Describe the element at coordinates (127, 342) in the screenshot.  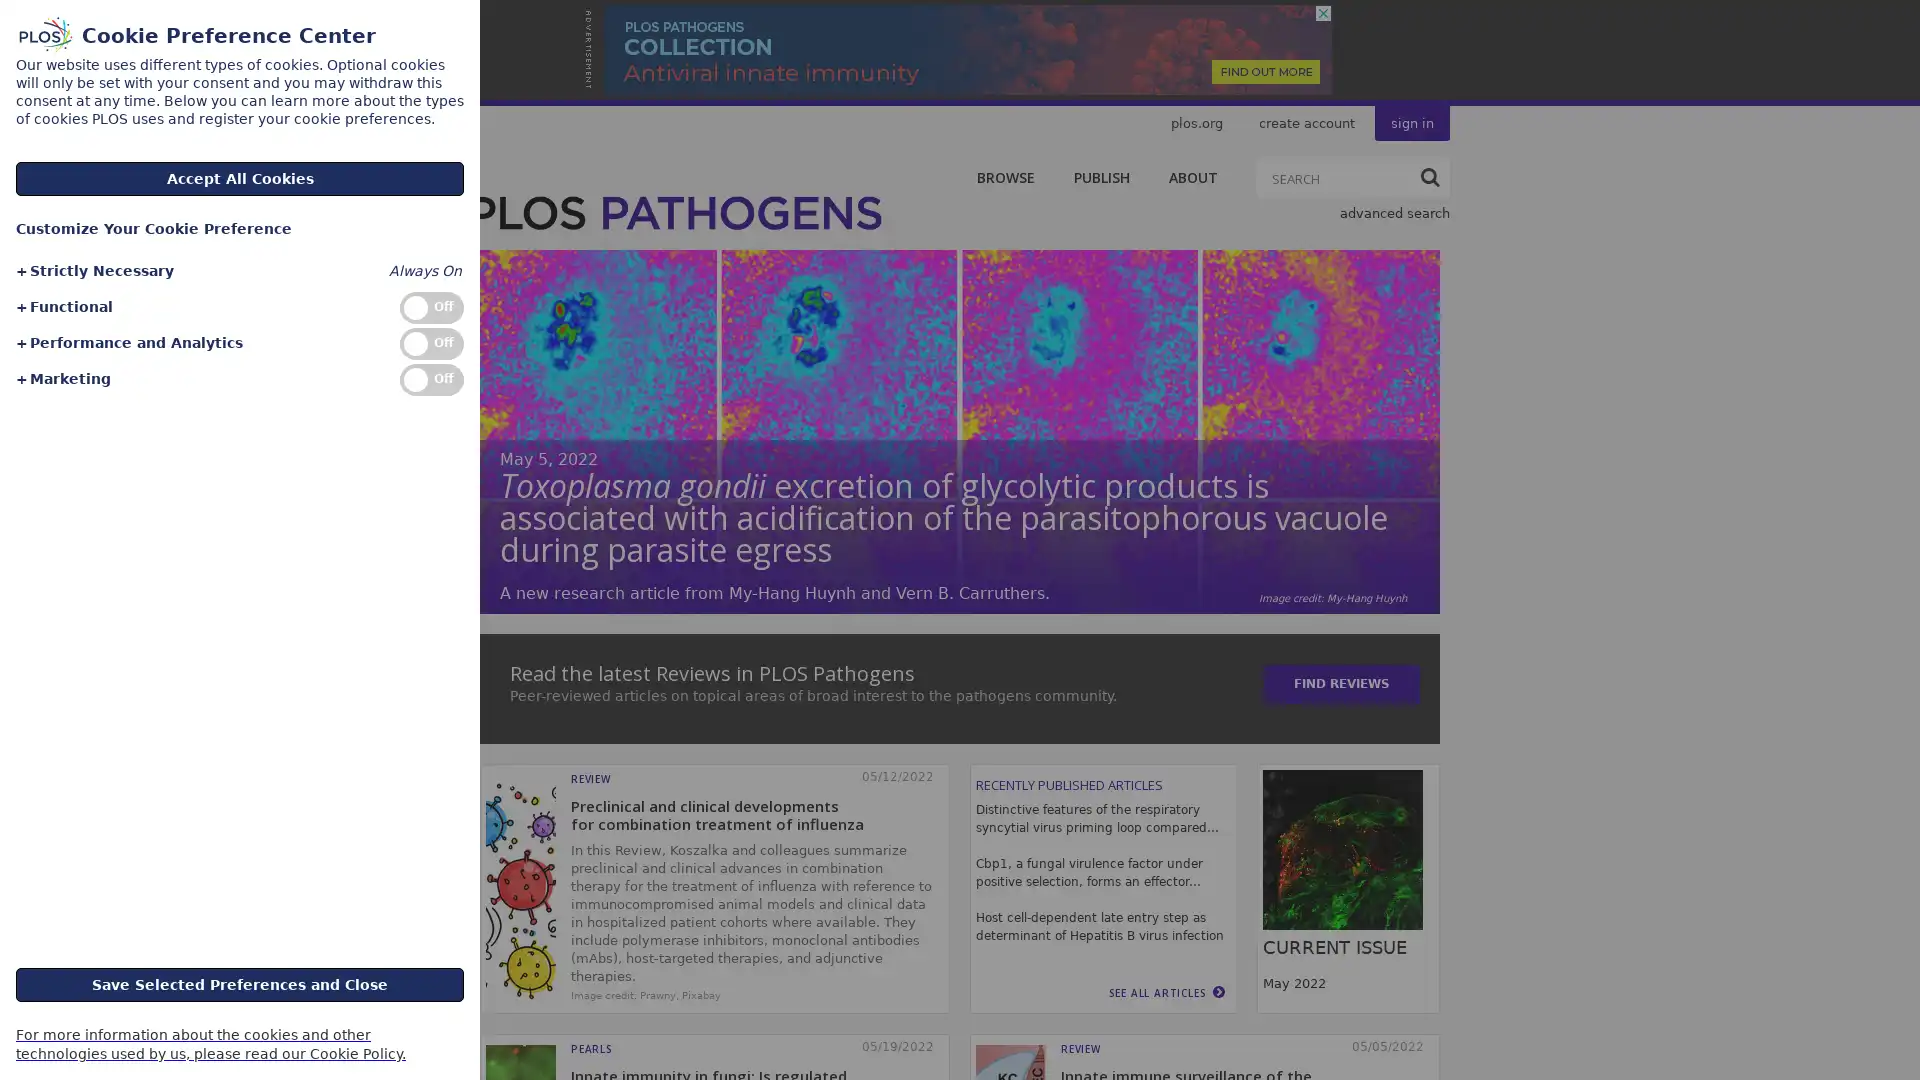
I see `Toggle explanation of Performance and Analytics Cookies.` at that location.